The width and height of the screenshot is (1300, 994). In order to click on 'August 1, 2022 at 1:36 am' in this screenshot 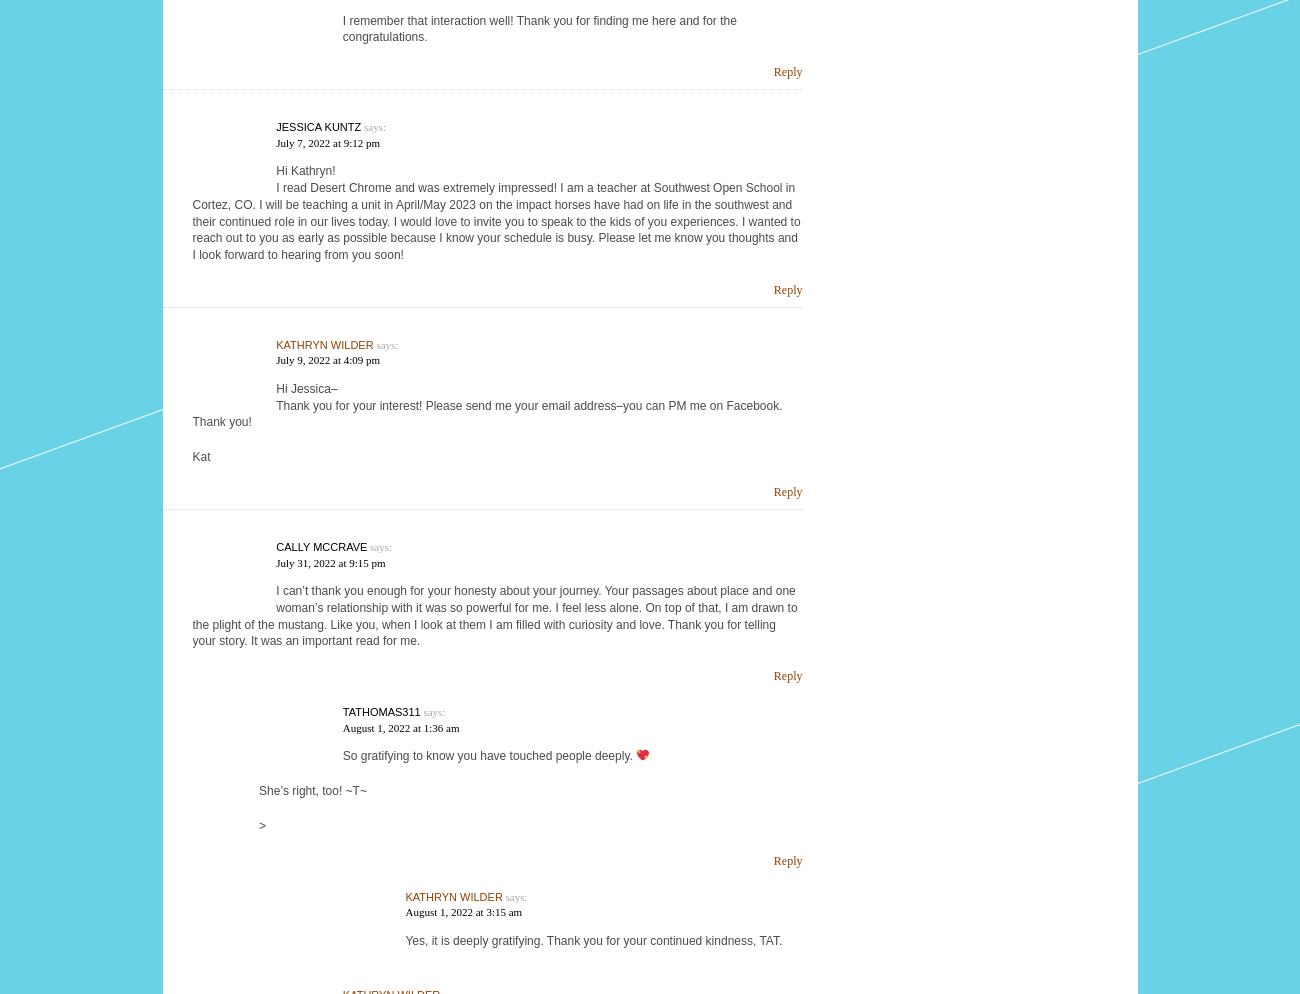, I will do `click(400, 727)`.